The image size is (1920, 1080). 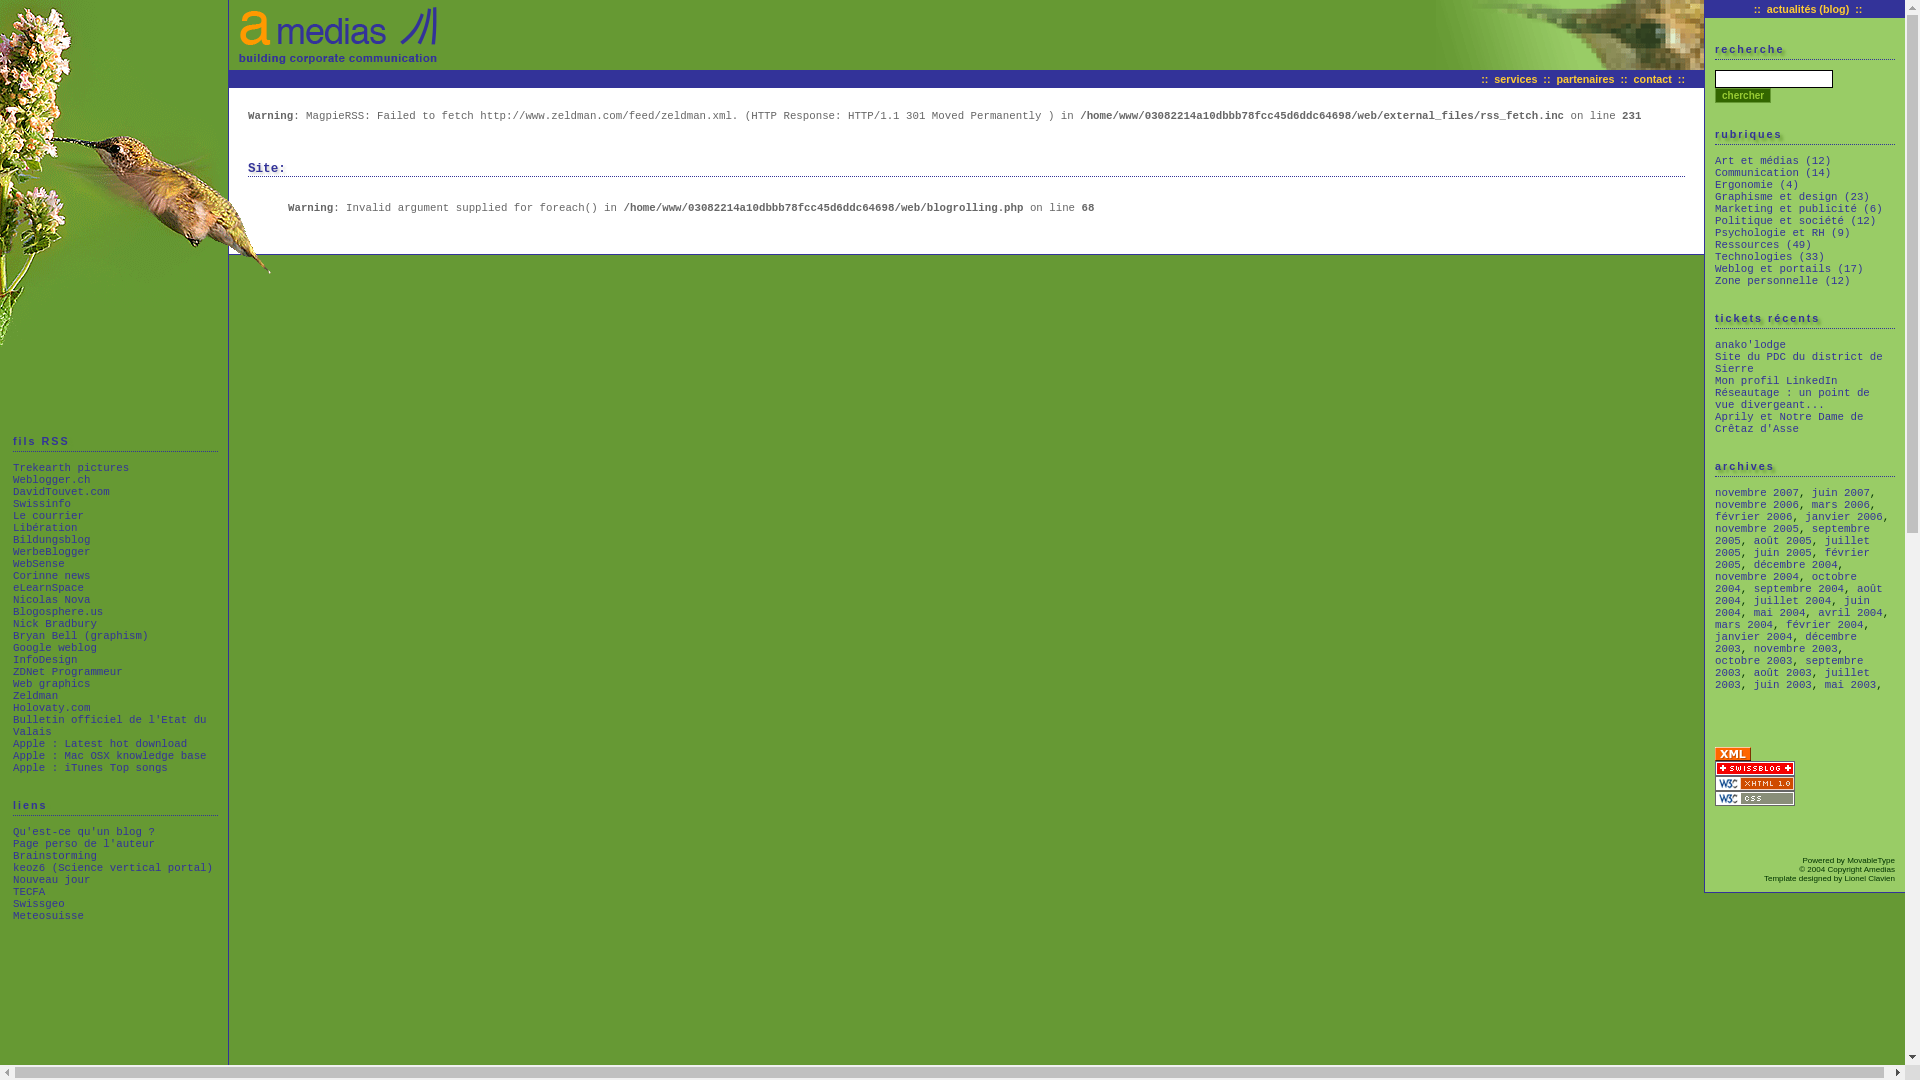 What do you see at coordinates (1772, 172) in the screenshot?
I see `'Communication (14)'` at bounding box center [1772, 172].